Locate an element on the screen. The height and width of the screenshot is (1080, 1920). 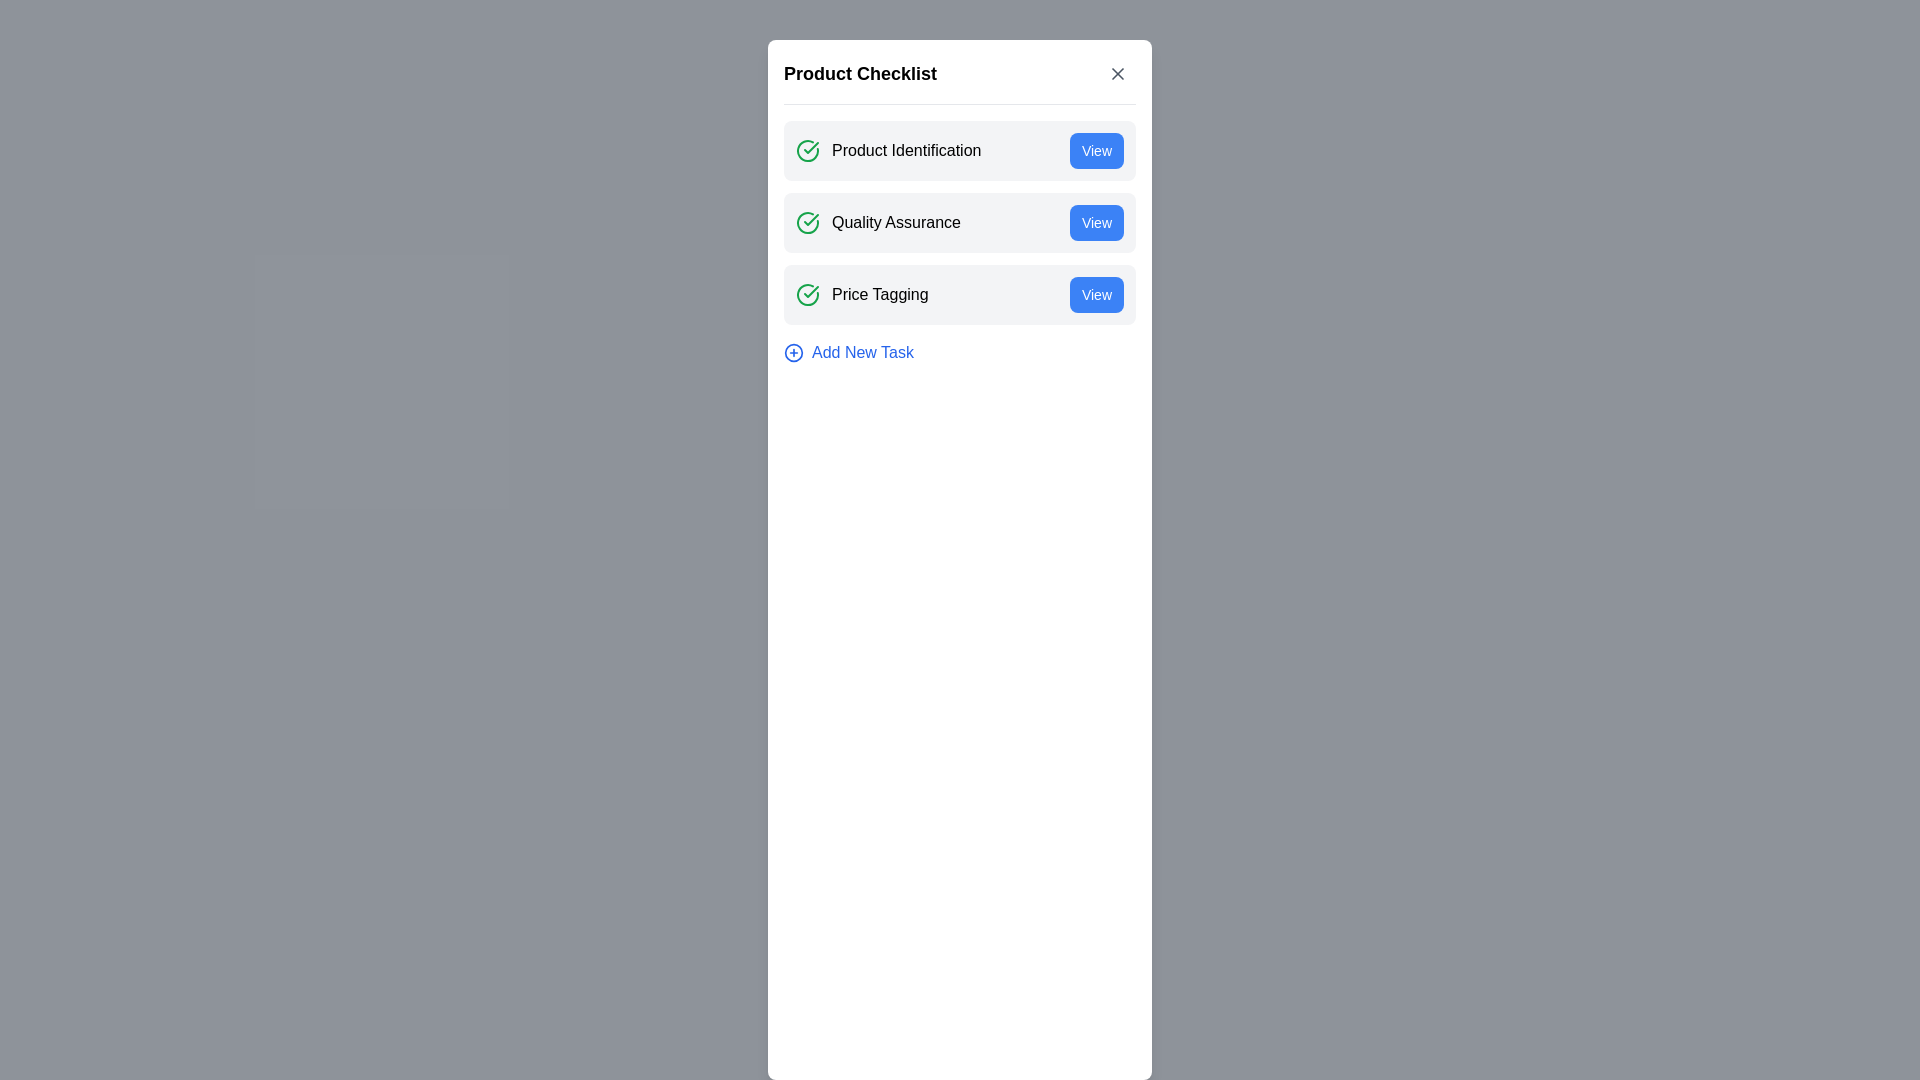
the Interactive Card labeled 'Price Tagging' in the Product Checklist interface is located at coordinates (960, 294).